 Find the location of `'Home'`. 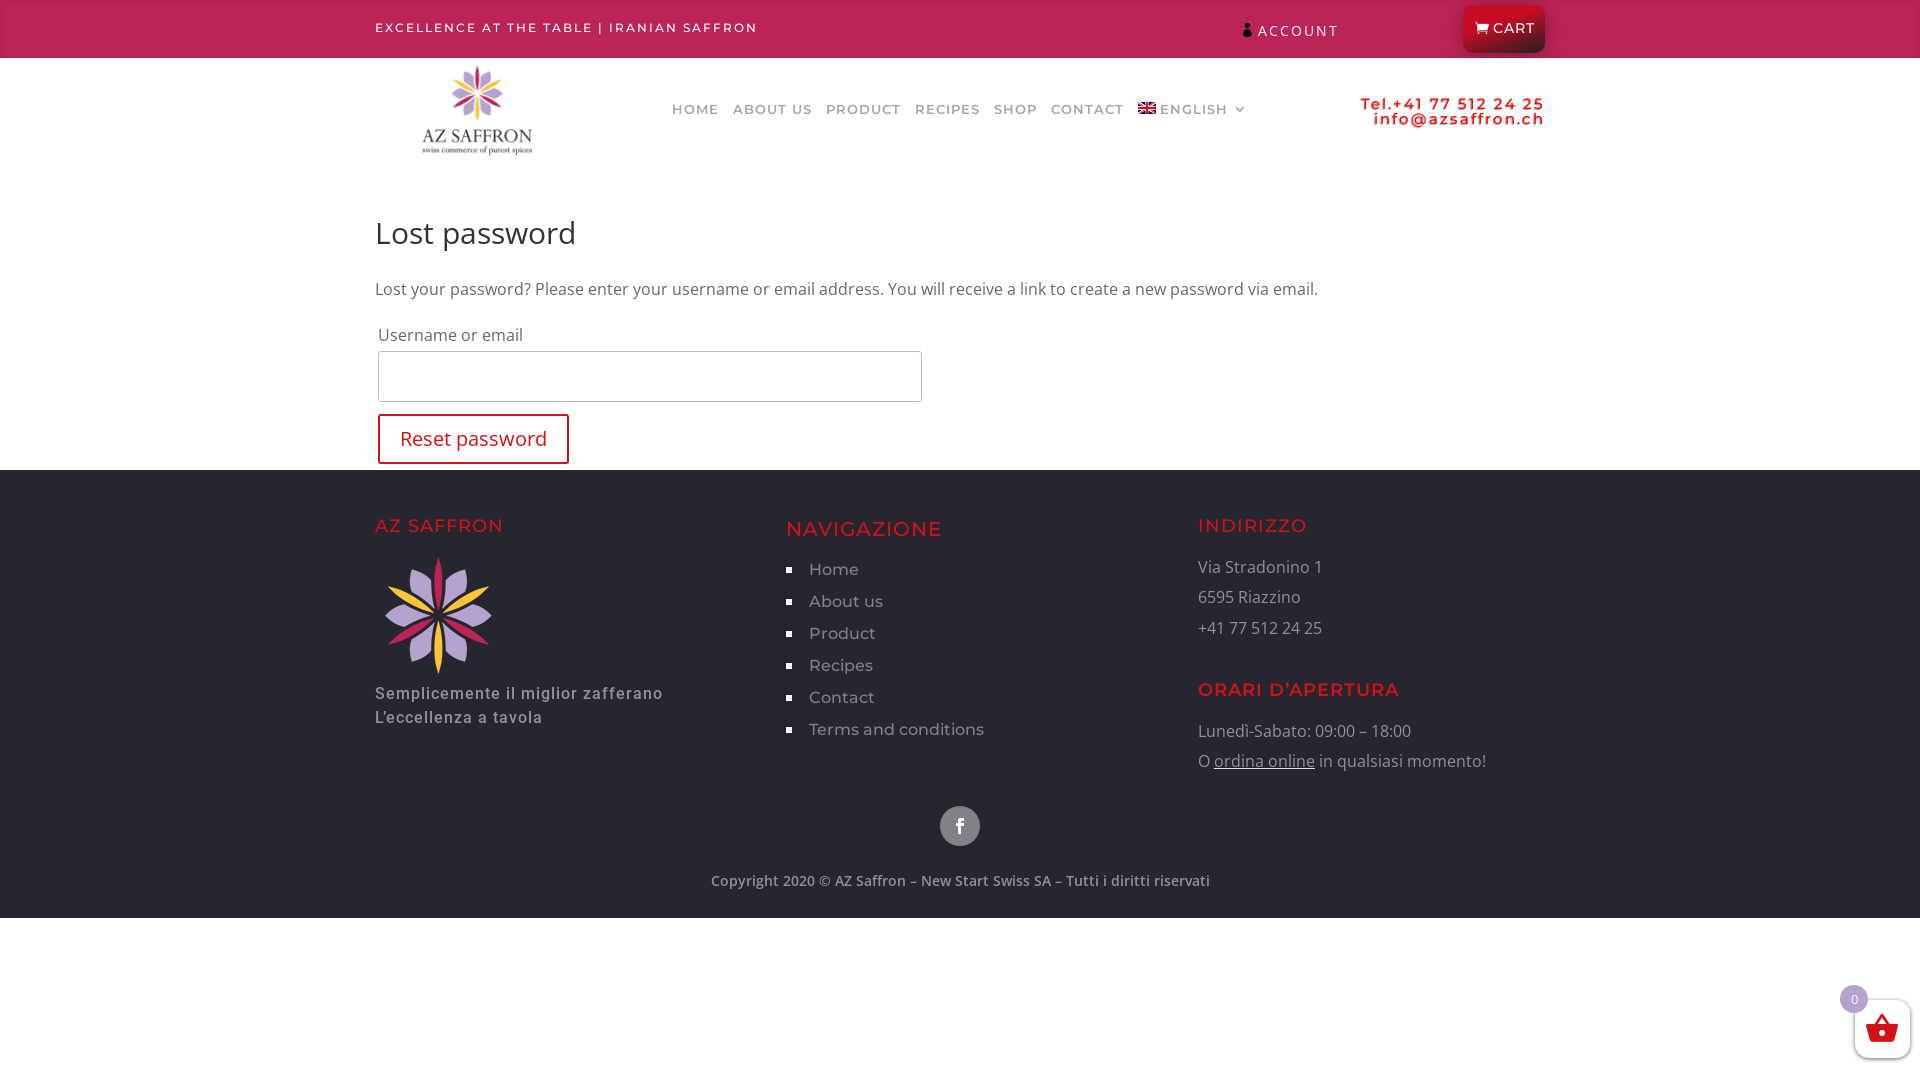

'Home' is located at coordinates (834, 569).